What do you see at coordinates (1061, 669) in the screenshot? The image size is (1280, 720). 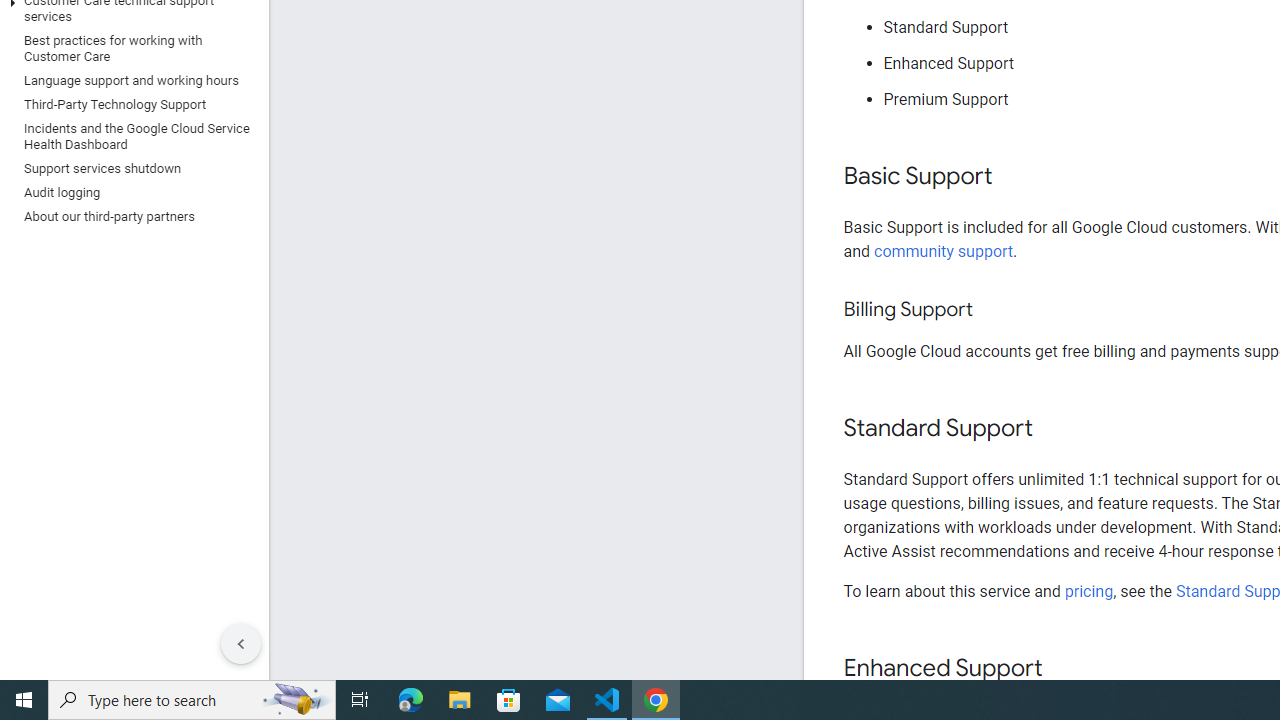 I see `'Copy link to this section: Enhanced Support'` at bounding box center [1061, 669].